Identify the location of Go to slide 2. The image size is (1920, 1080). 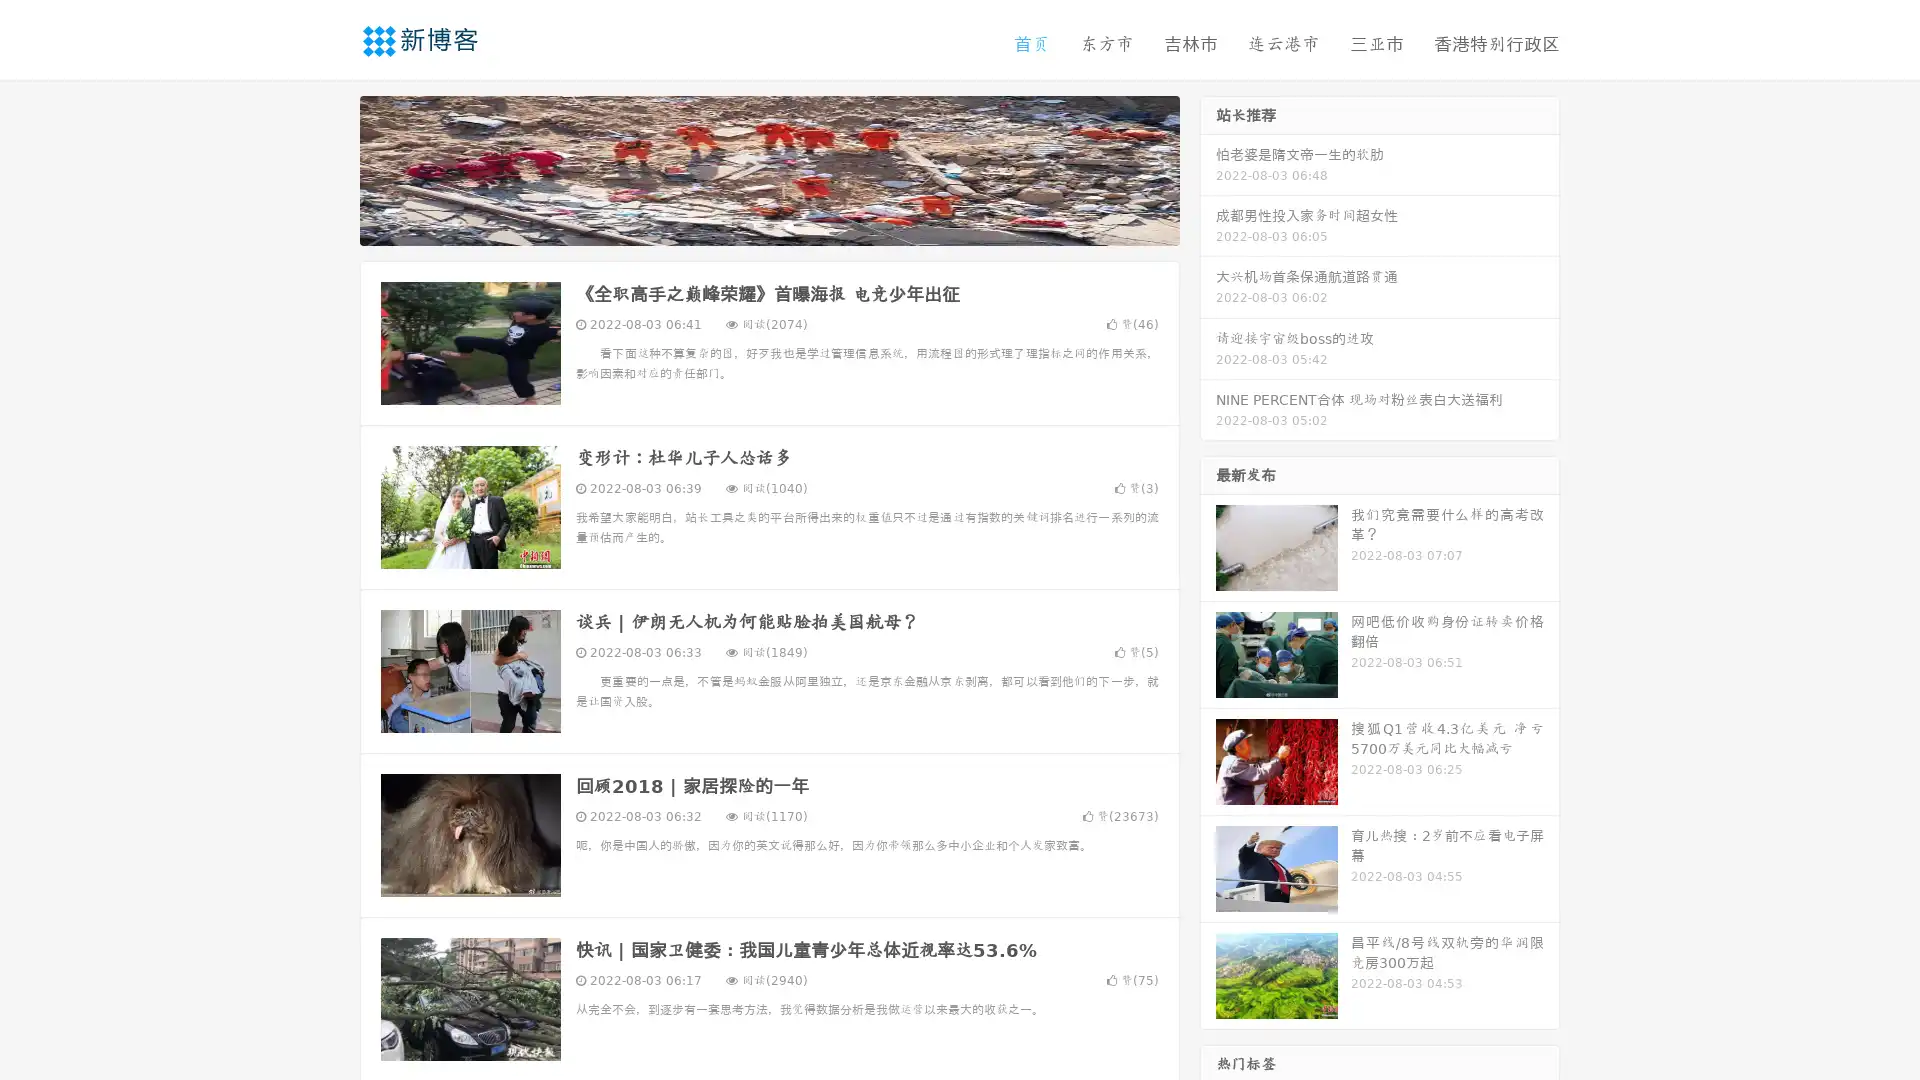
(768, 225).